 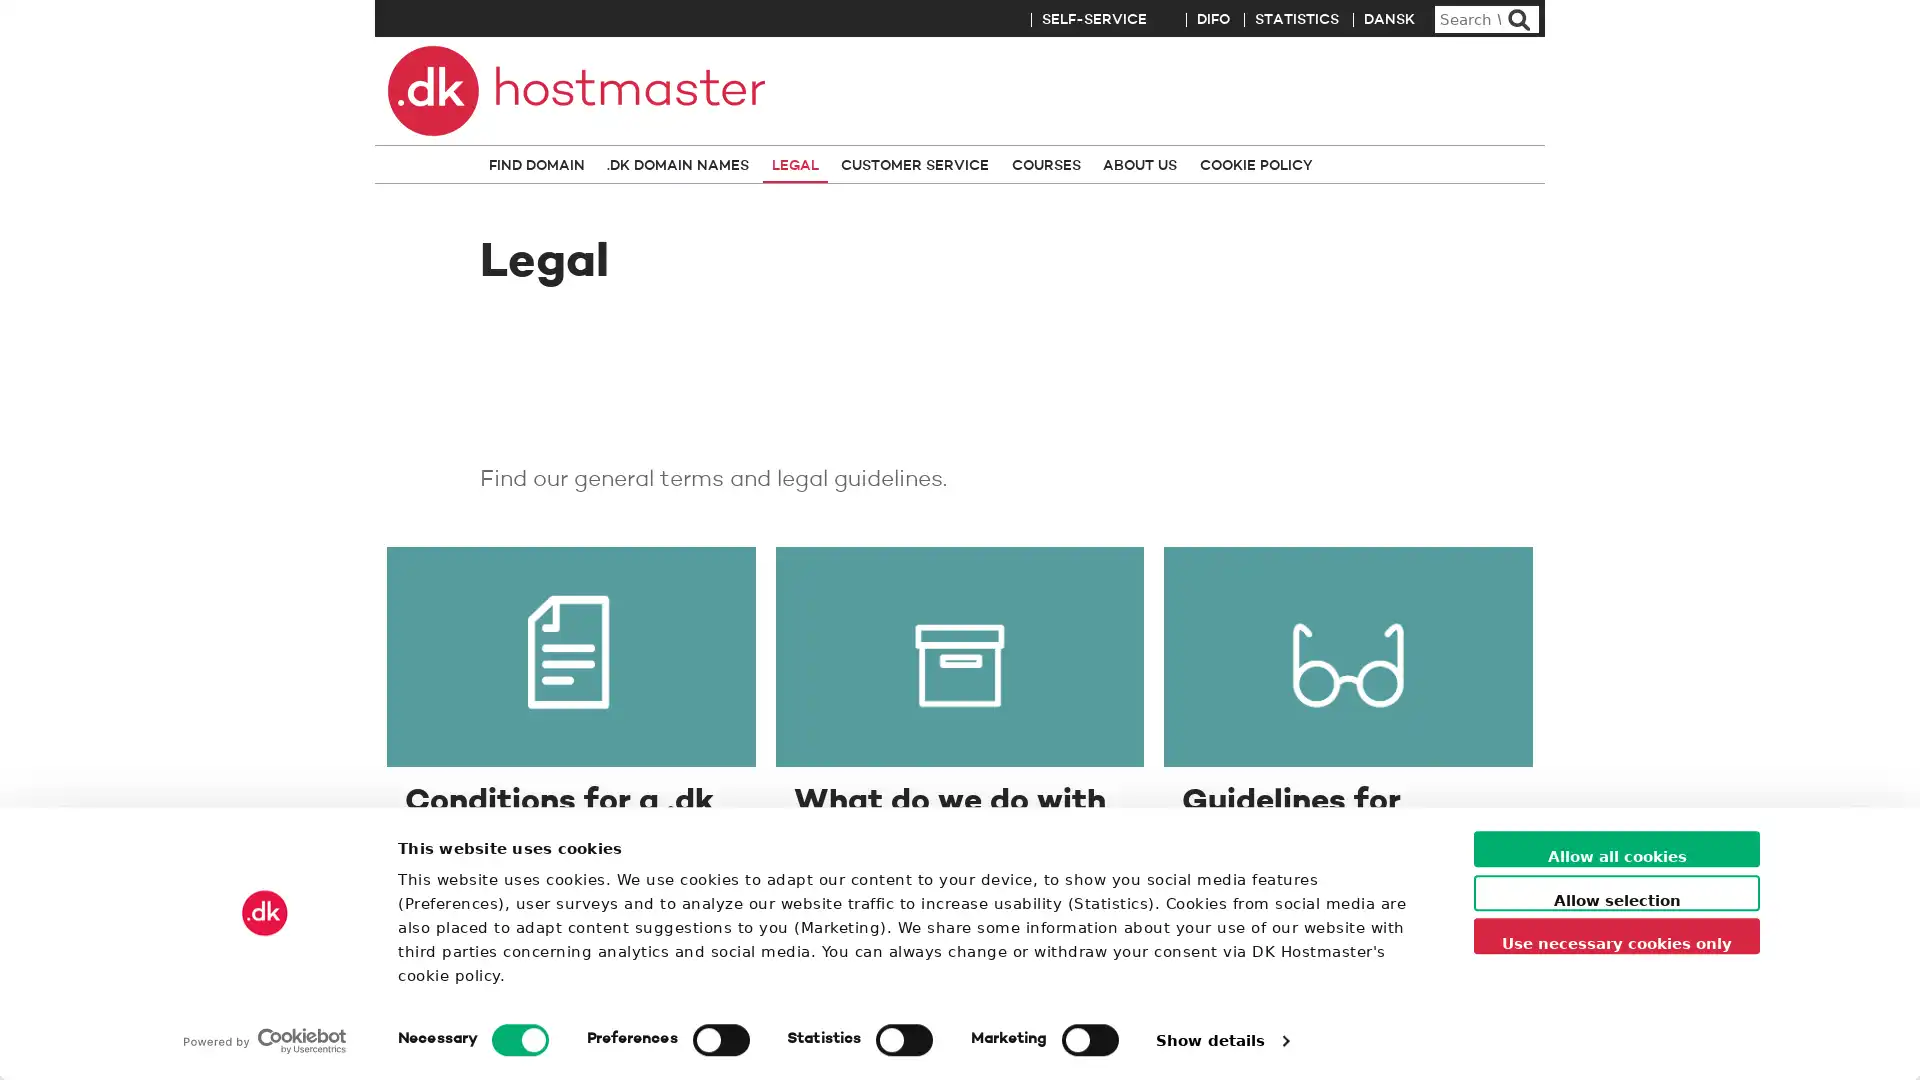 What do you see at coordinates (1617, 890) in the screenshot?
I see `Allow selection` at bounding box center [1617, 890].